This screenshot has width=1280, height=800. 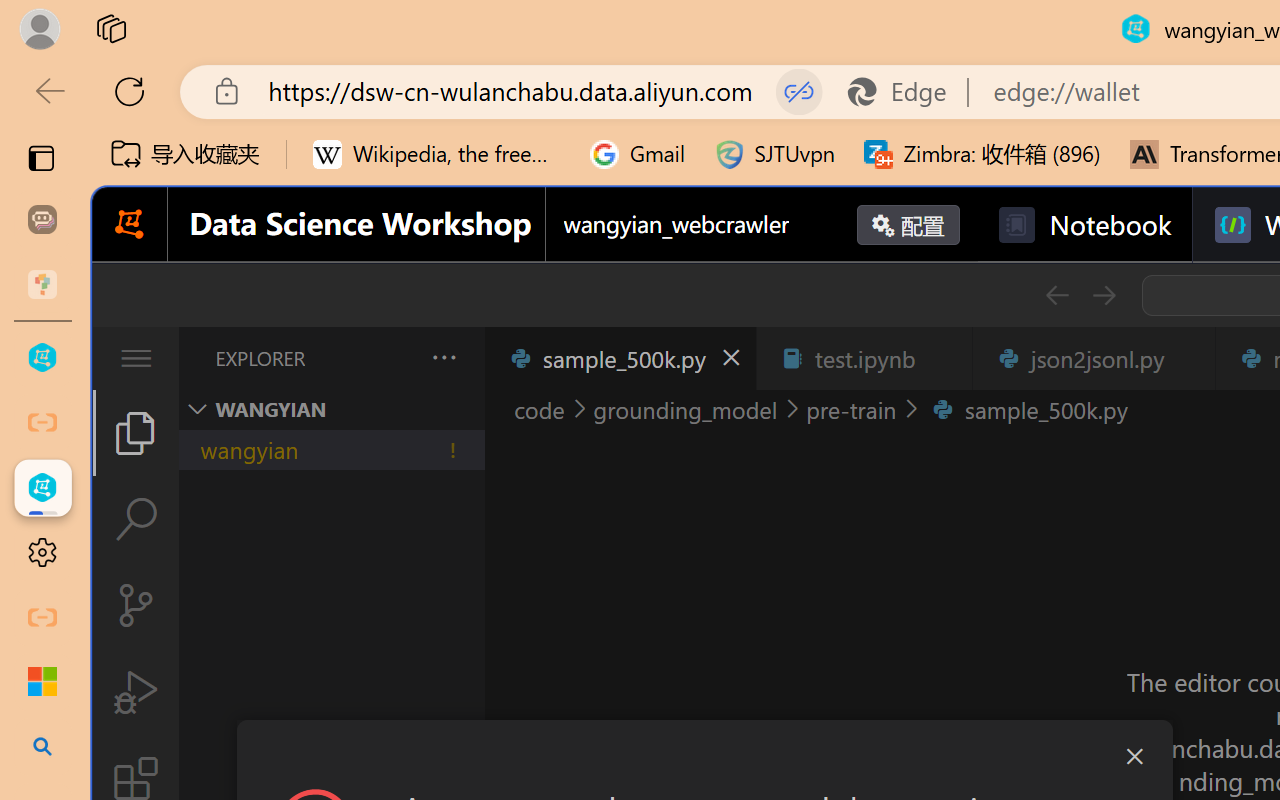 What do you see at coordinates (134, 432) in the screenshot?
I see `'Explorer (Ctrl+Shift+E)'` at bounding box center [134, 432].